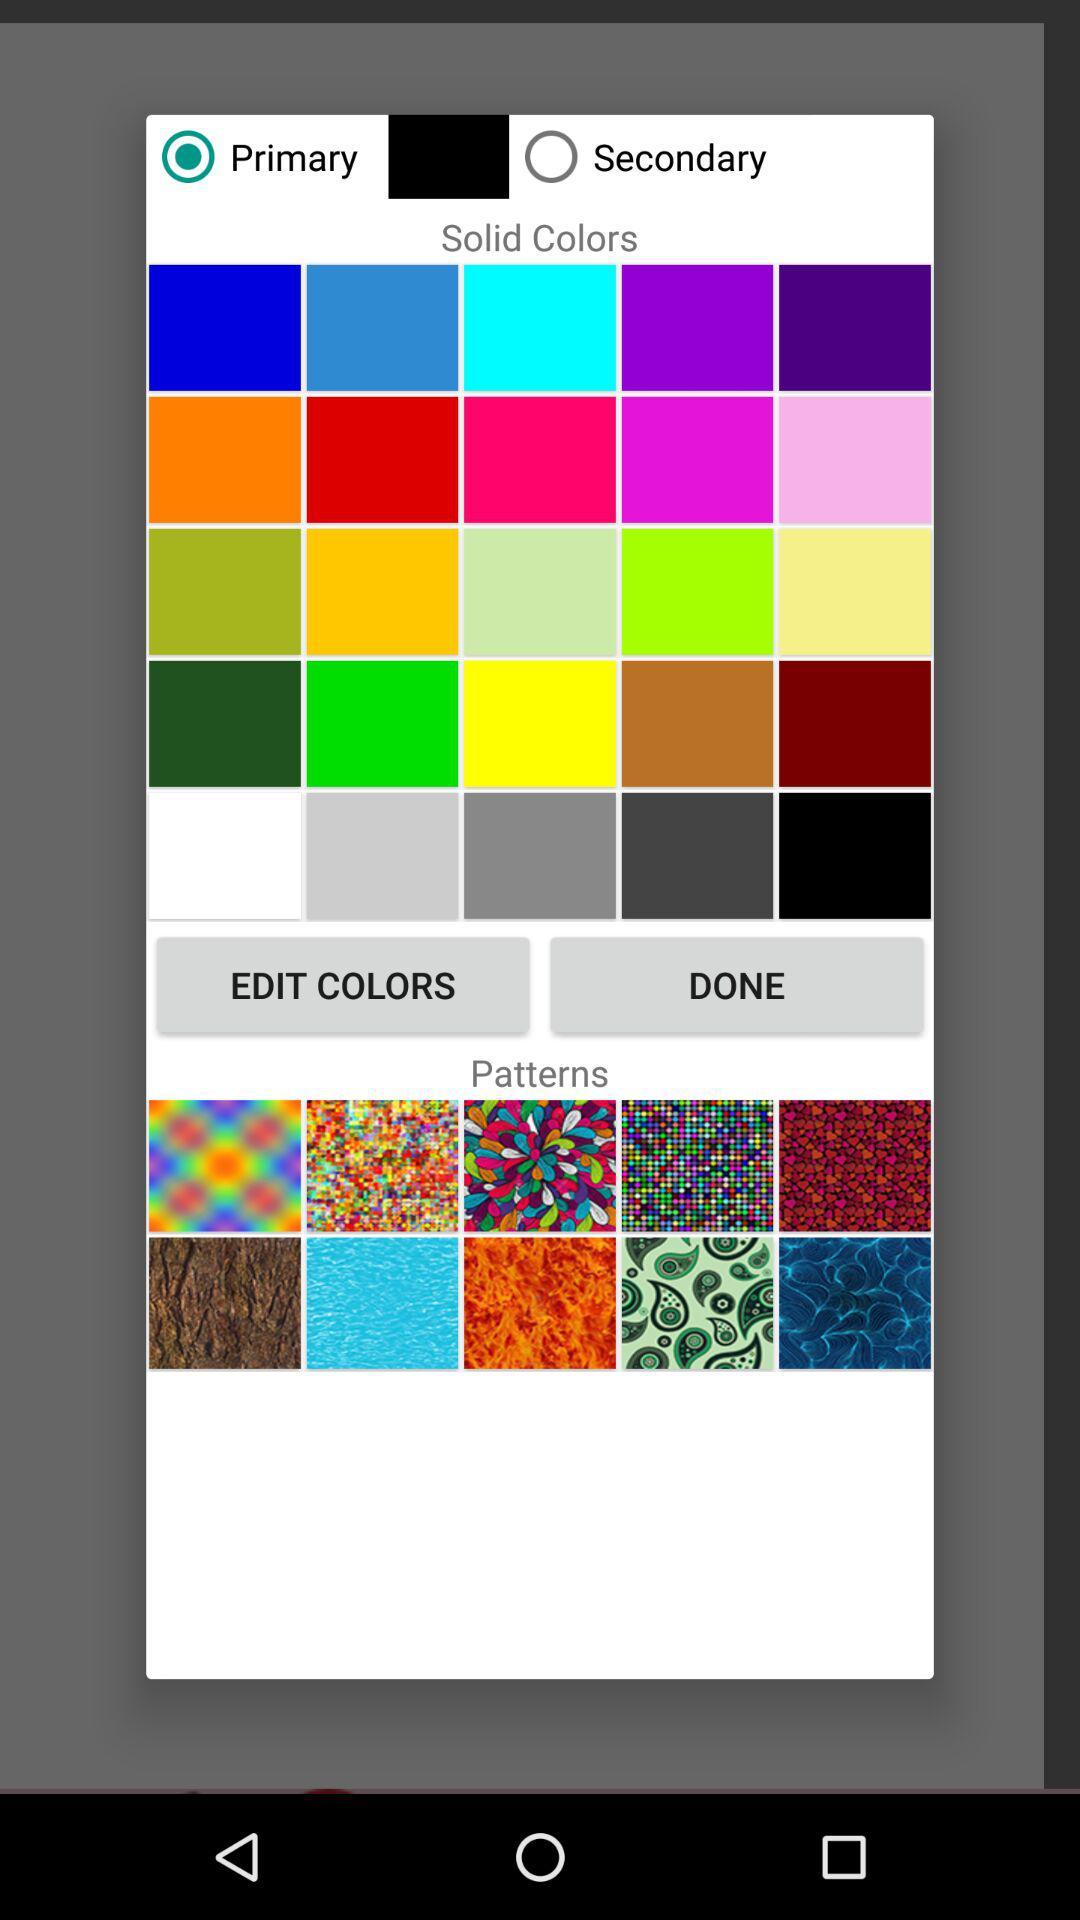 The image size is (1080, 1920). Describe the element at coordinates (736, 984) in the screenshot. I see `the done item` at that location.